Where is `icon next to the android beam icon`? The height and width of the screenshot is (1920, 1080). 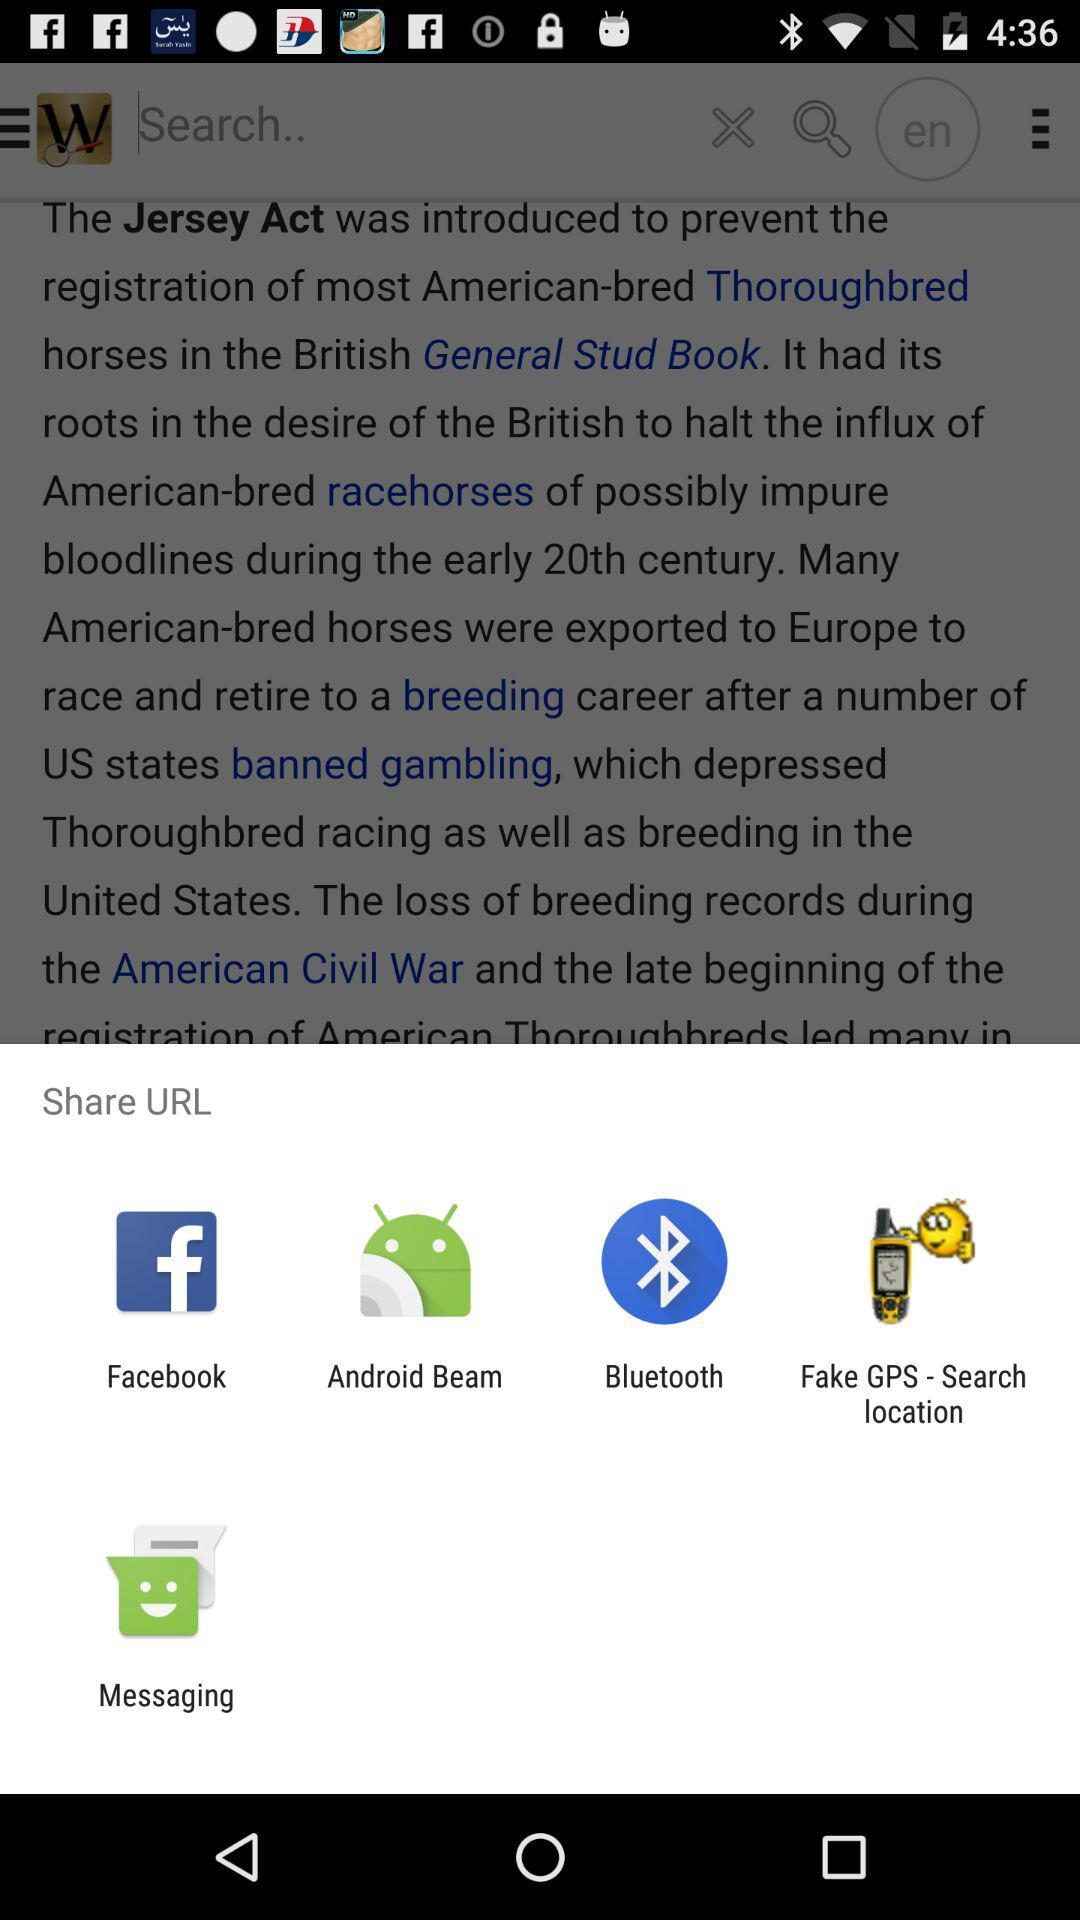
icon next to the android beam icon is located at coordinates (664, 1392).